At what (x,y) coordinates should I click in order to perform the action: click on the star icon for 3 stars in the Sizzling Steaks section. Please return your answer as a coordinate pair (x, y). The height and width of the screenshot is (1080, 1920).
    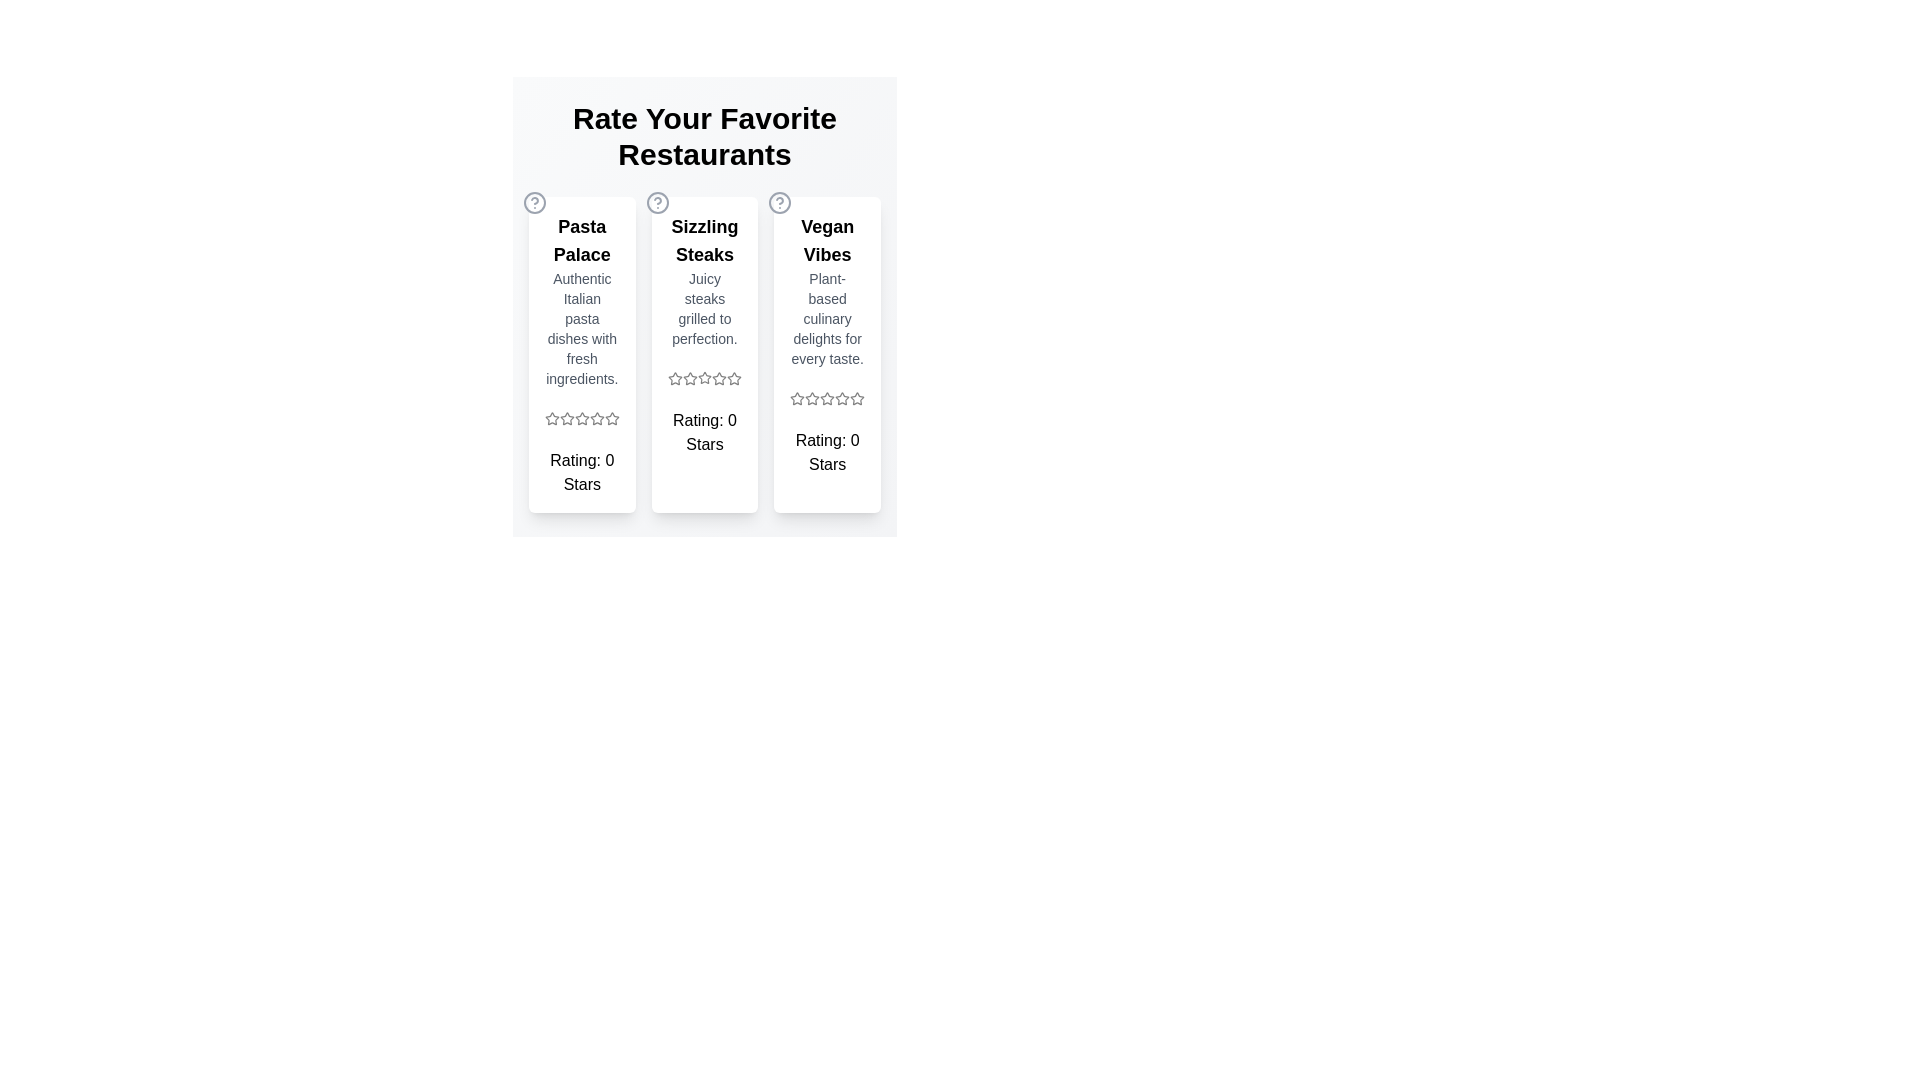
    Looking at the image, I should click on (705, 378).